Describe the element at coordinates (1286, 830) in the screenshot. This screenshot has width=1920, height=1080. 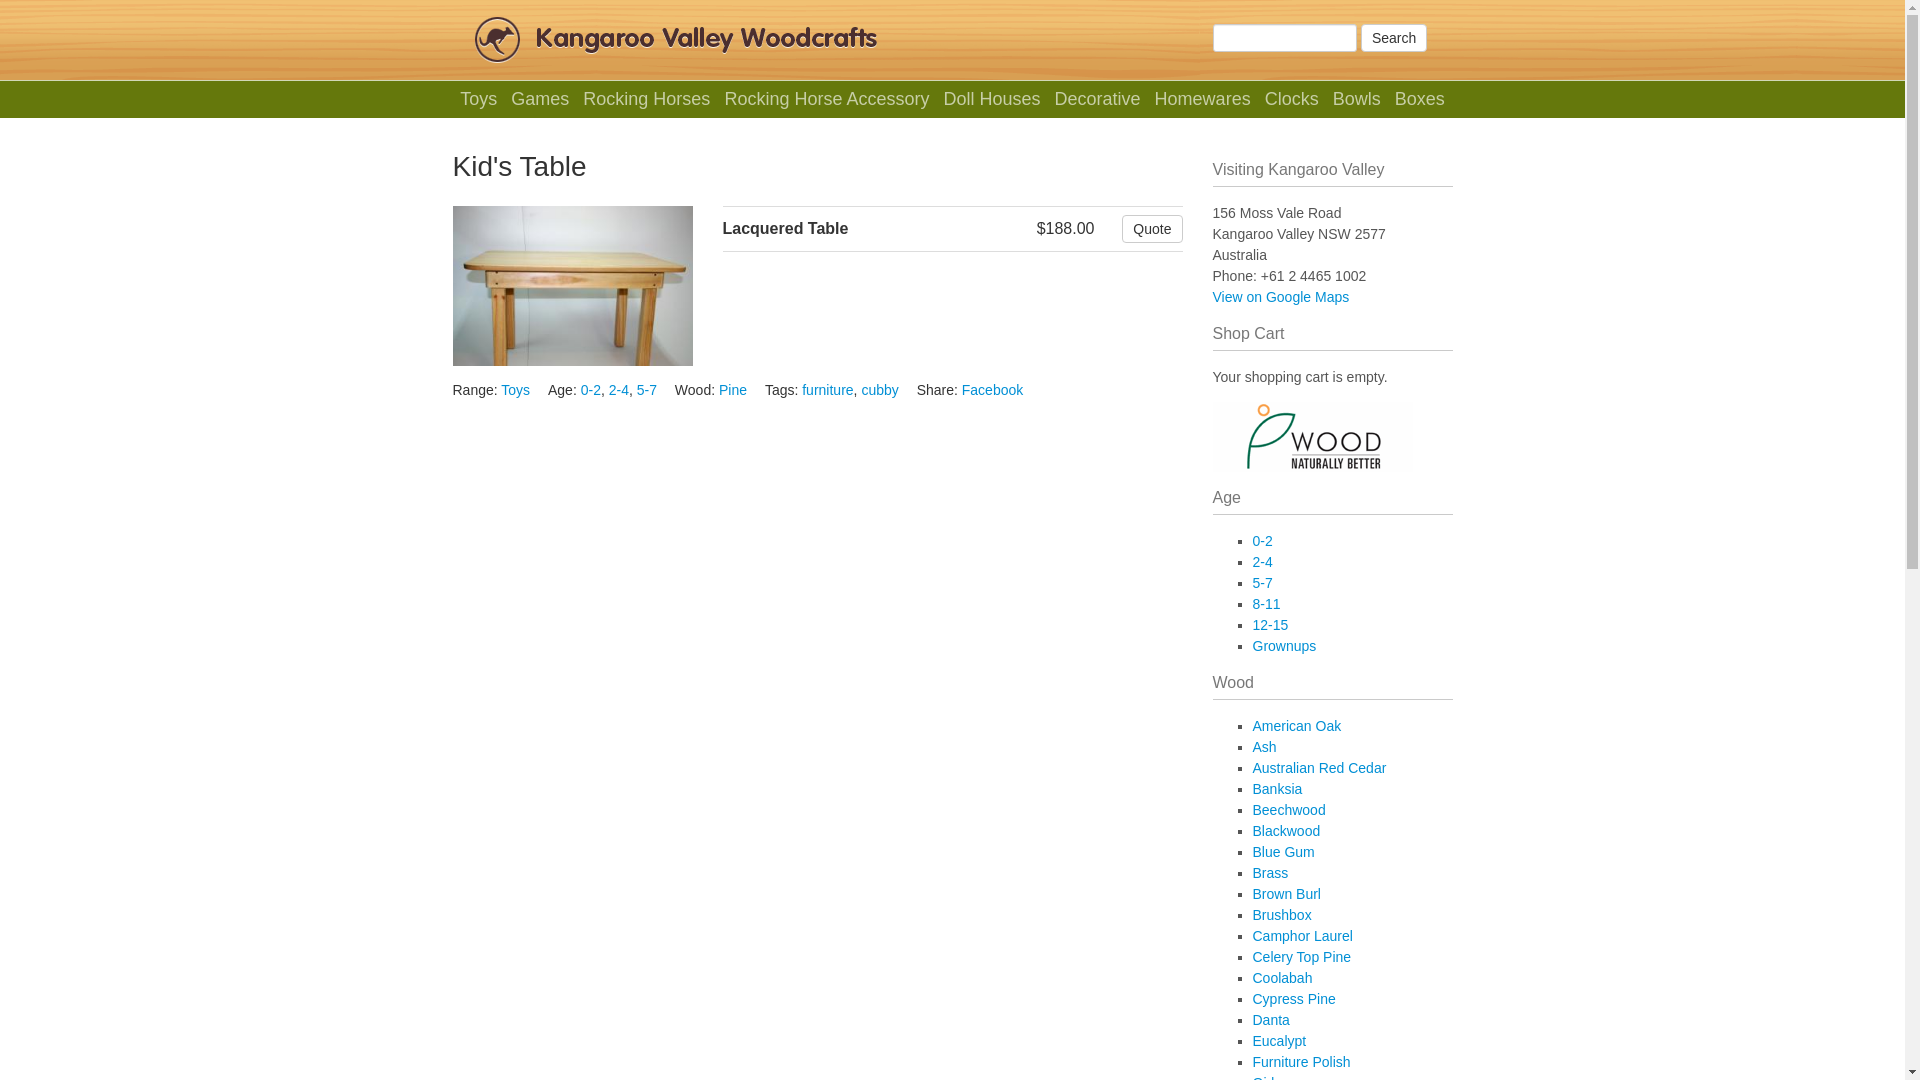
I see `'Blackwood'` at that location.